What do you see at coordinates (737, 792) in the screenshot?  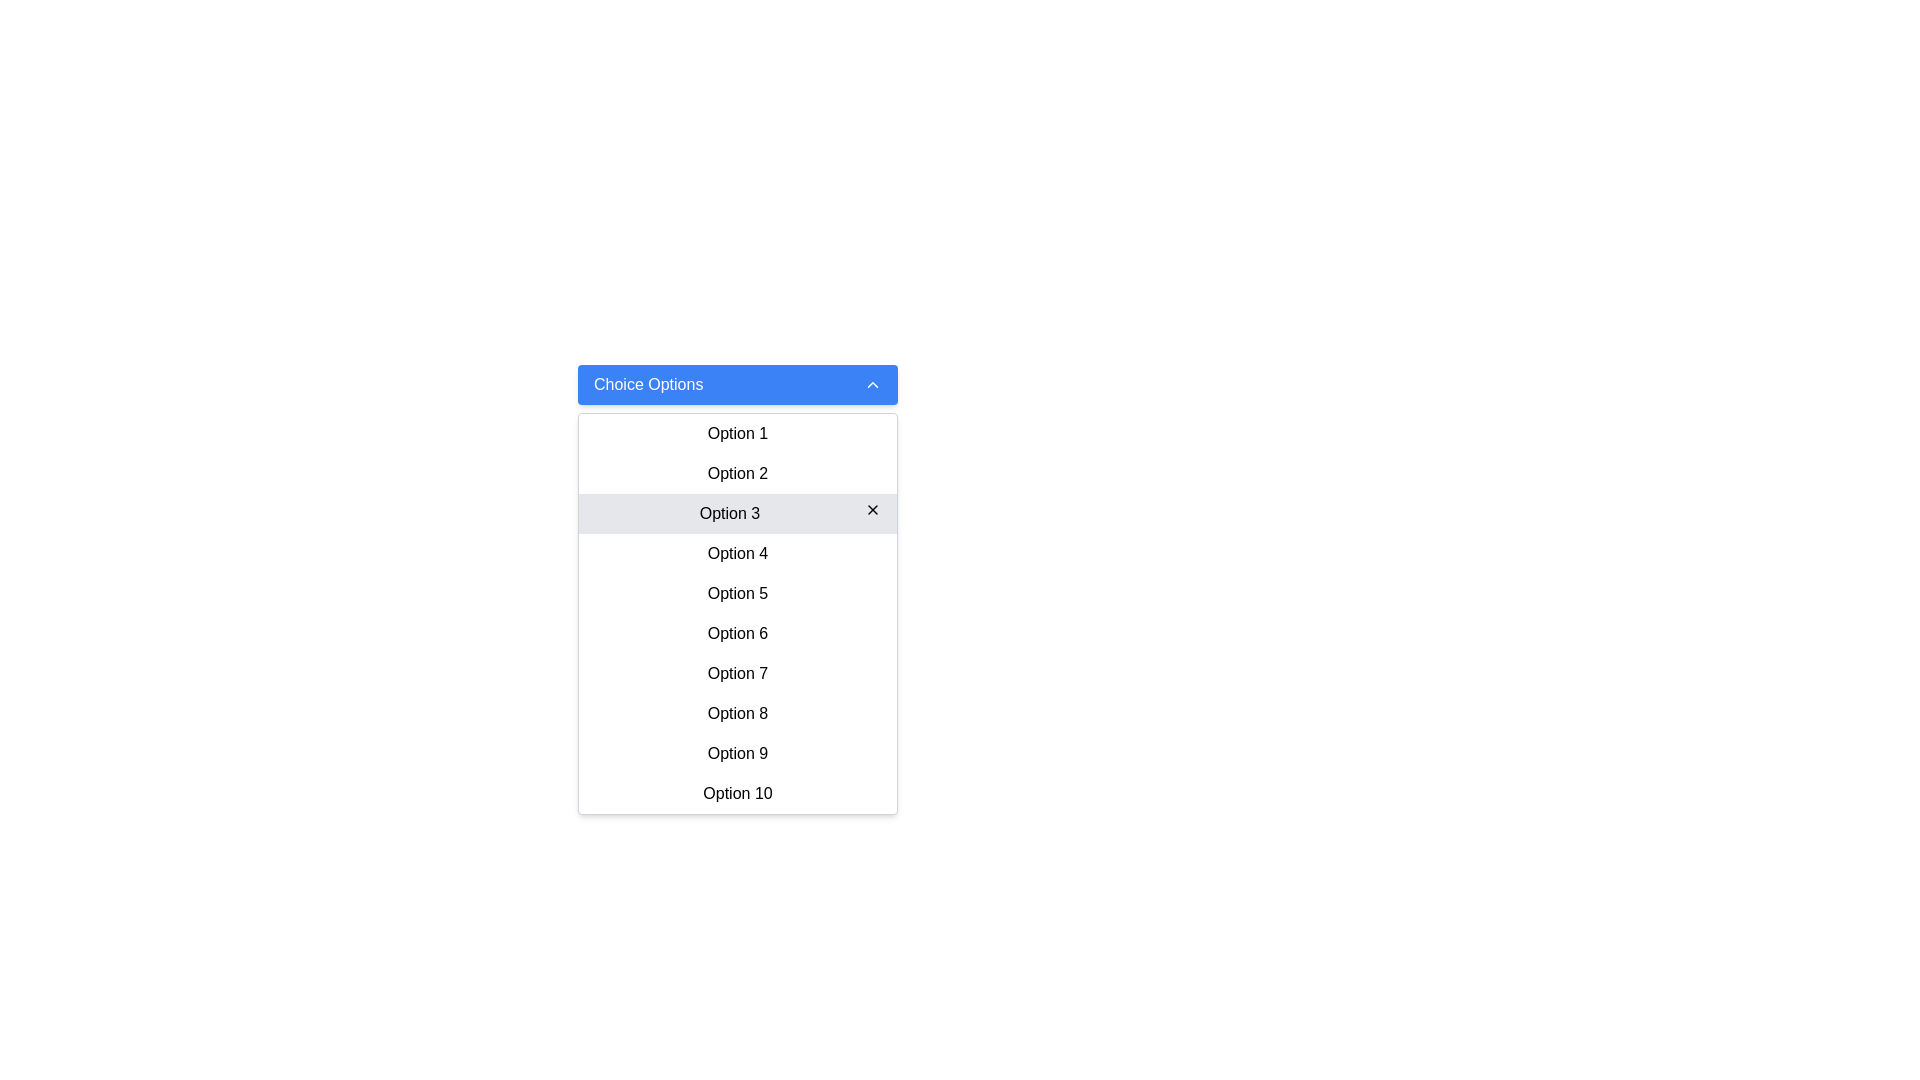 I see `the selectable option 'Option 10' in the dropdown menu located at the bottom of the 'Choice Options' list` at bounding box center [737, 792].